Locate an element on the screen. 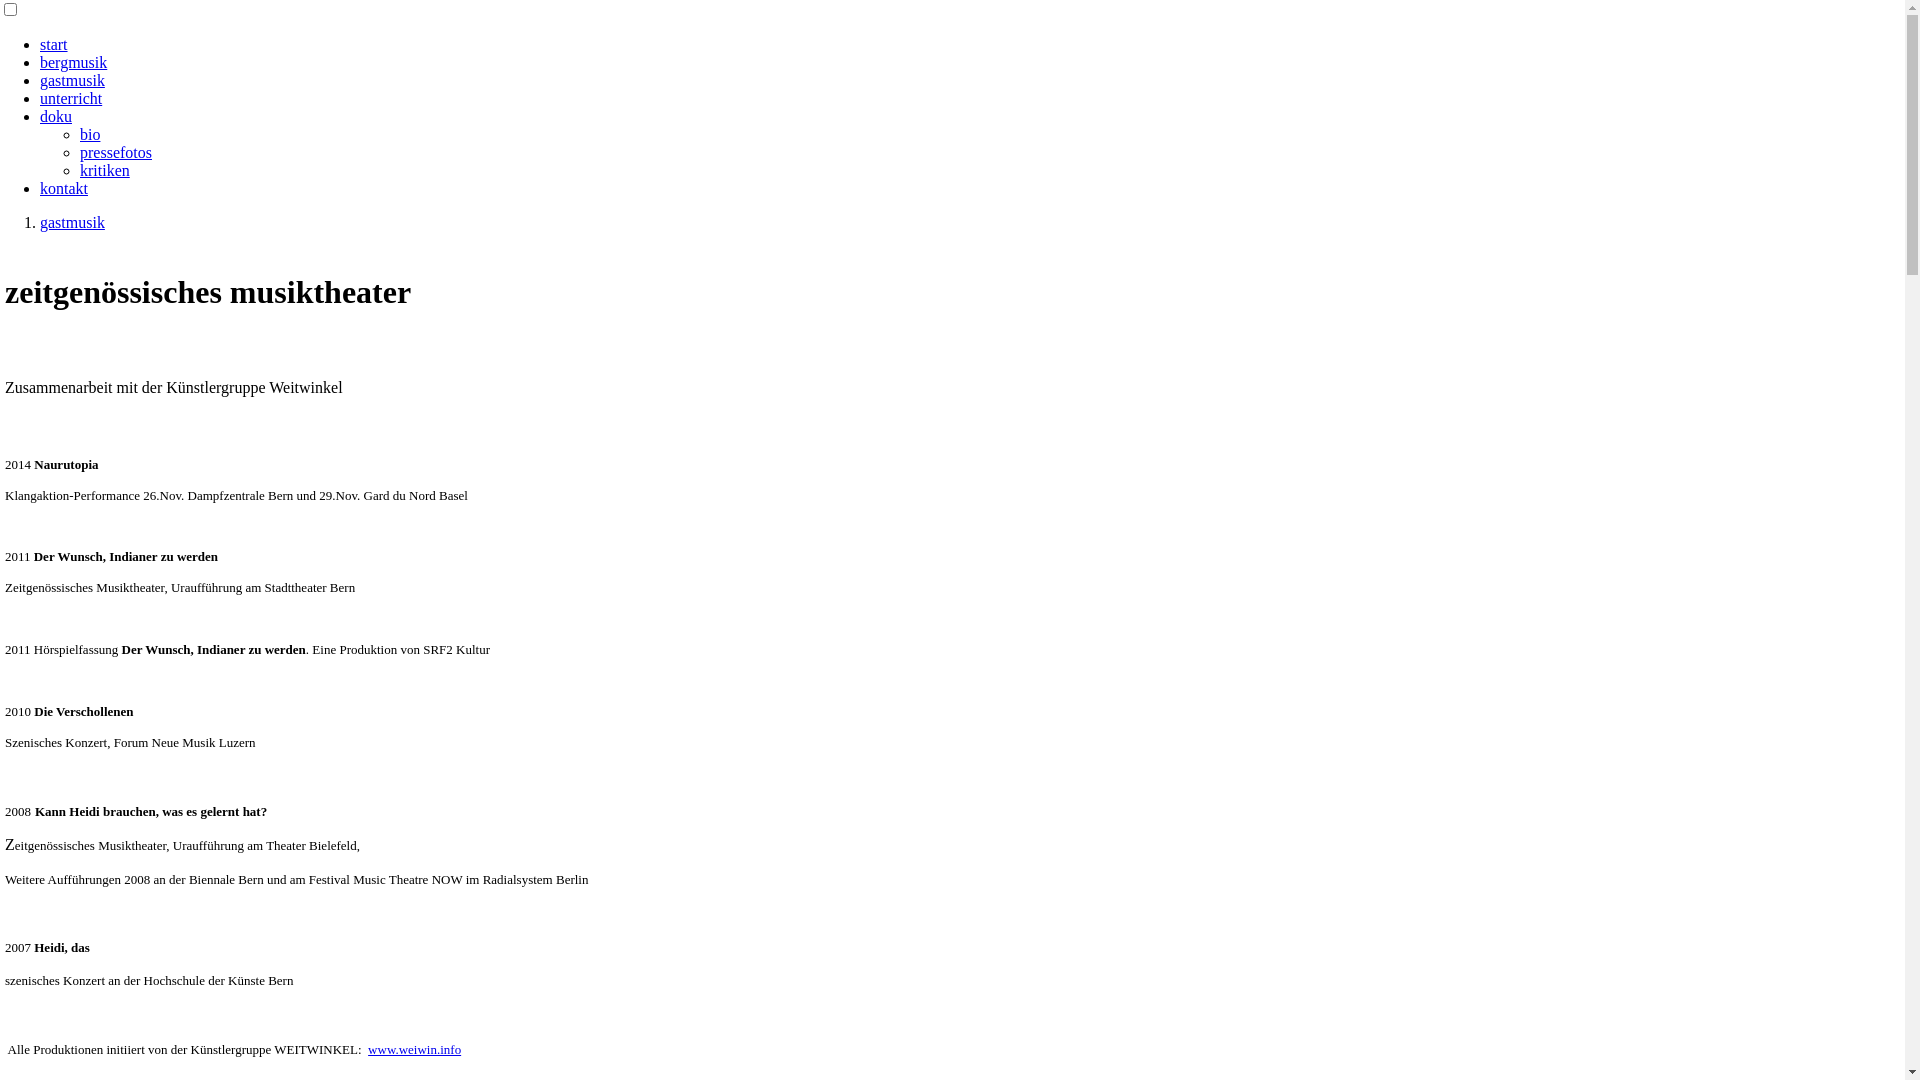 Image resolution: width=1920 pixels, height=1080 pixels. 'www.weiwin.info' is located at coordinates (368, 1048).